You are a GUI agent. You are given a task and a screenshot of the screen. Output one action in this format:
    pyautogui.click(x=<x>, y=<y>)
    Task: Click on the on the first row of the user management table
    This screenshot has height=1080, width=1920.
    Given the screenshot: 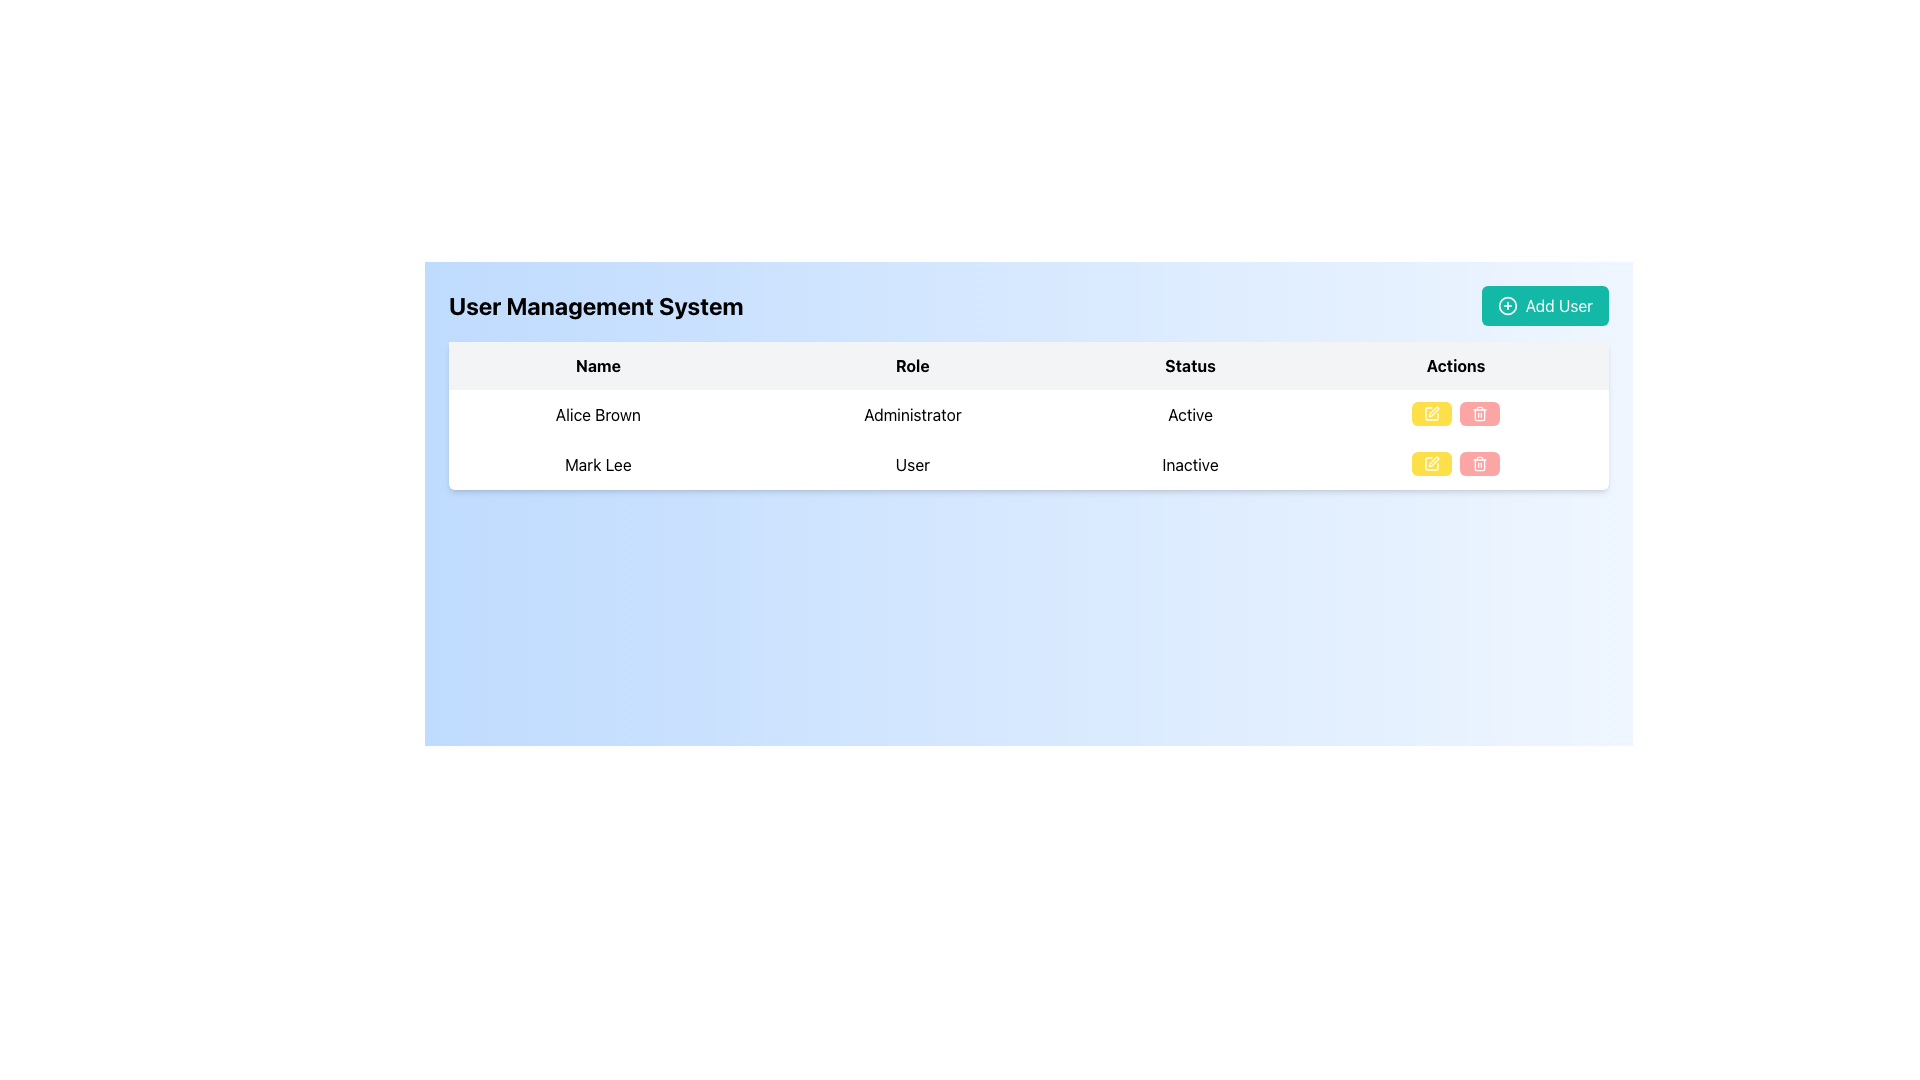 What is the action you would take?
    pyautogui.click(x=1028, y=414)
    